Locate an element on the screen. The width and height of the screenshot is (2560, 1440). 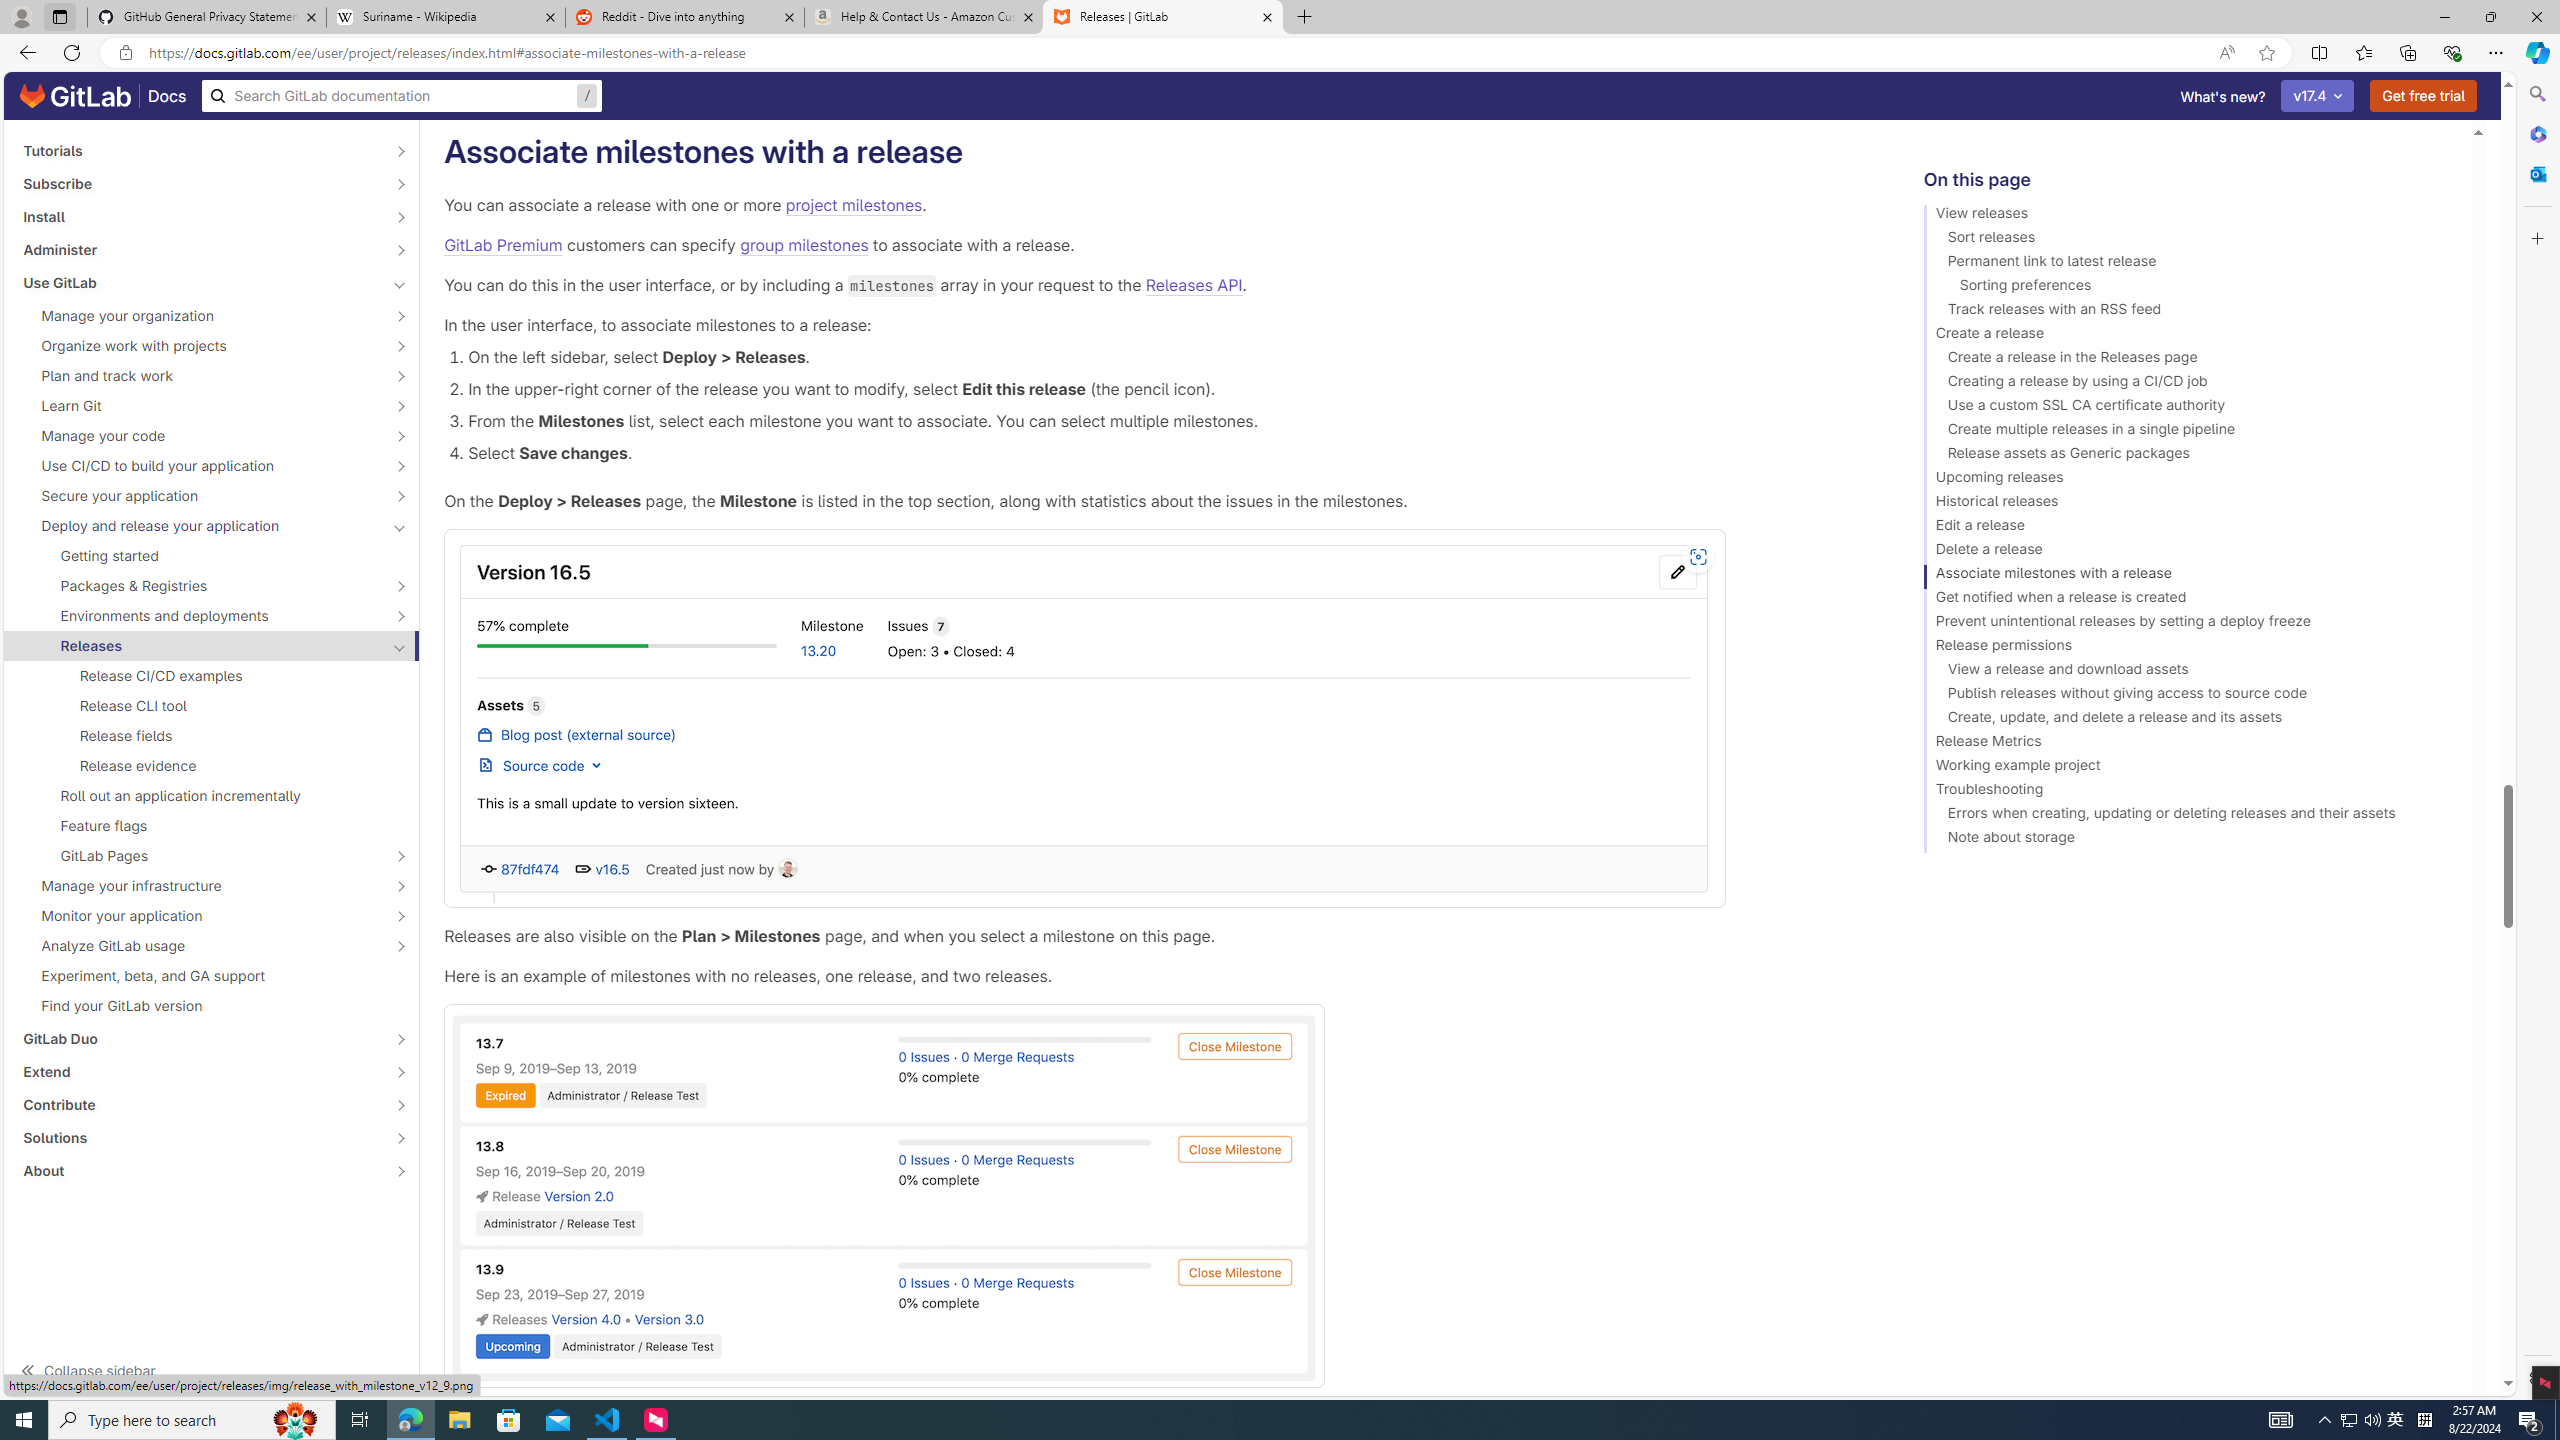
'Getting started' is located at coordinates (211, 555).